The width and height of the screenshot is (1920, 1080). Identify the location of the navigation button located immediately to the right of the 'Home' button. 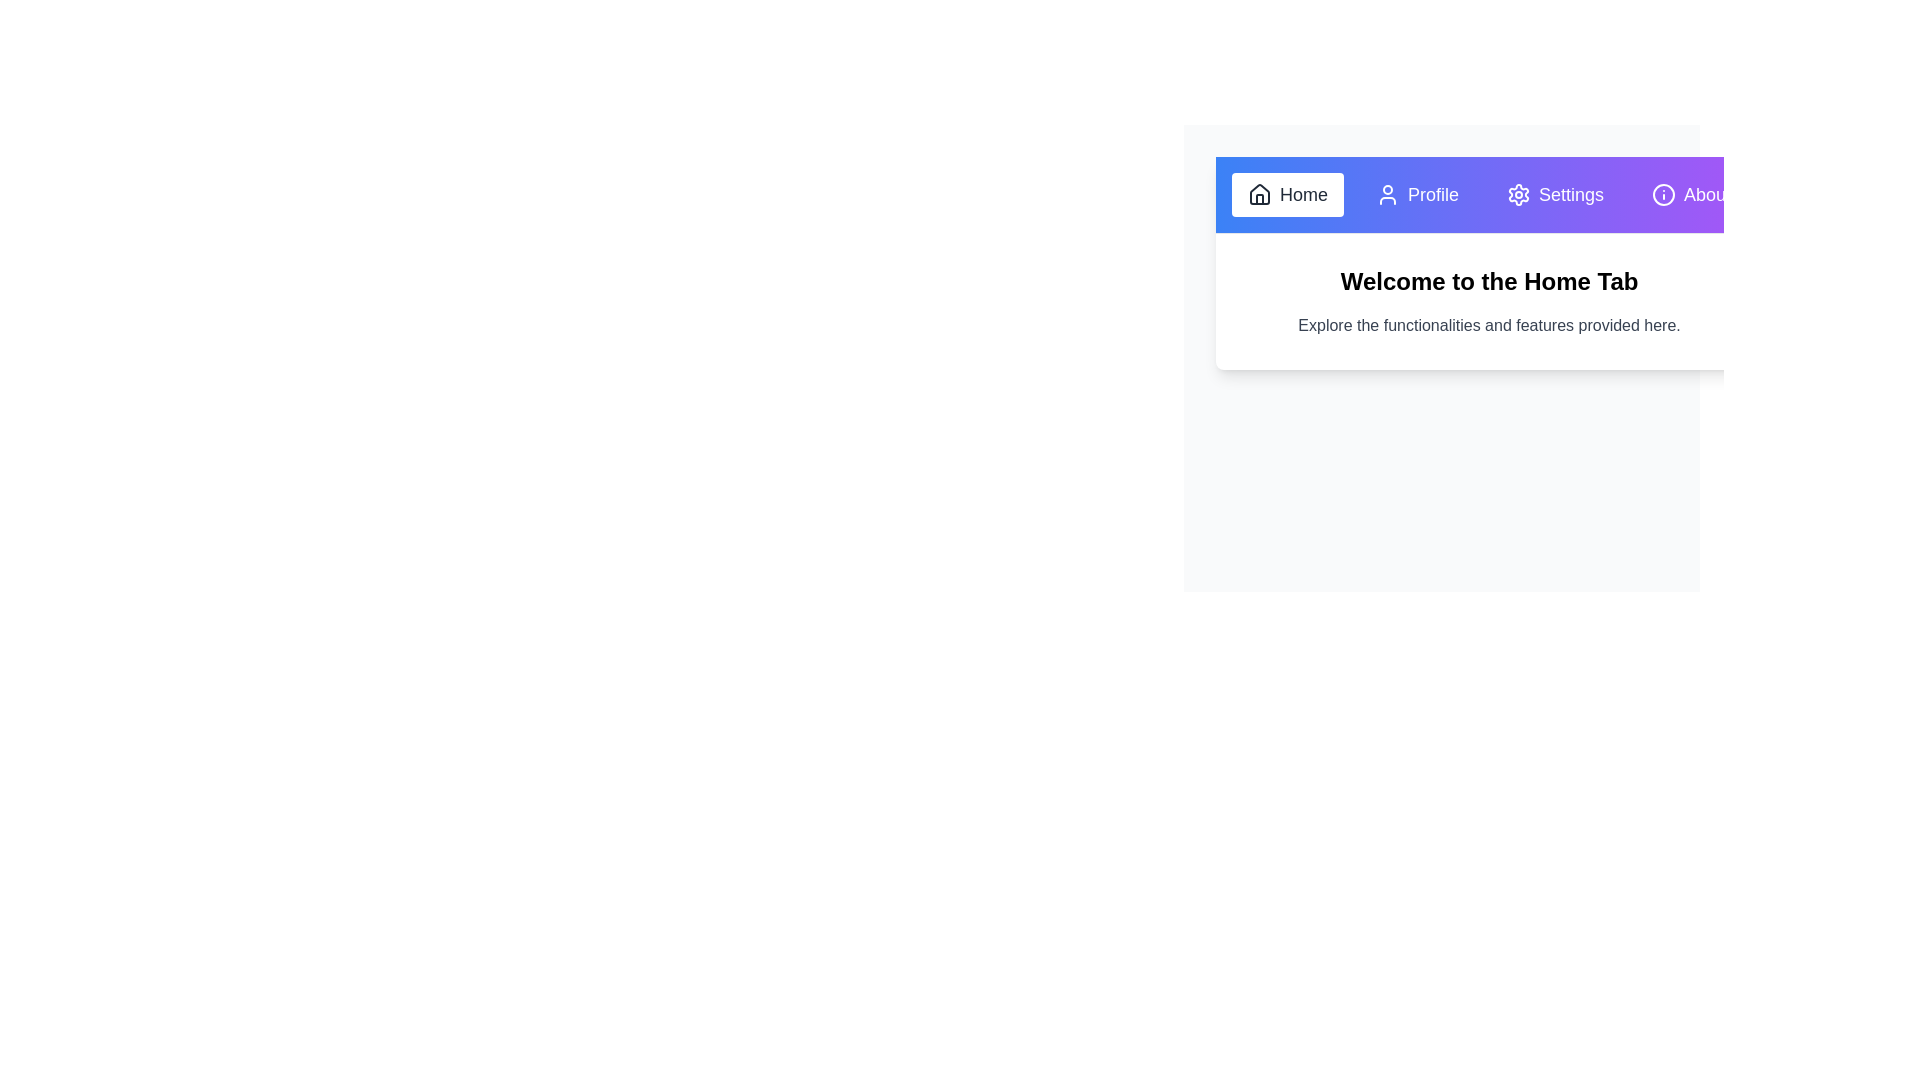
(1416, 195).